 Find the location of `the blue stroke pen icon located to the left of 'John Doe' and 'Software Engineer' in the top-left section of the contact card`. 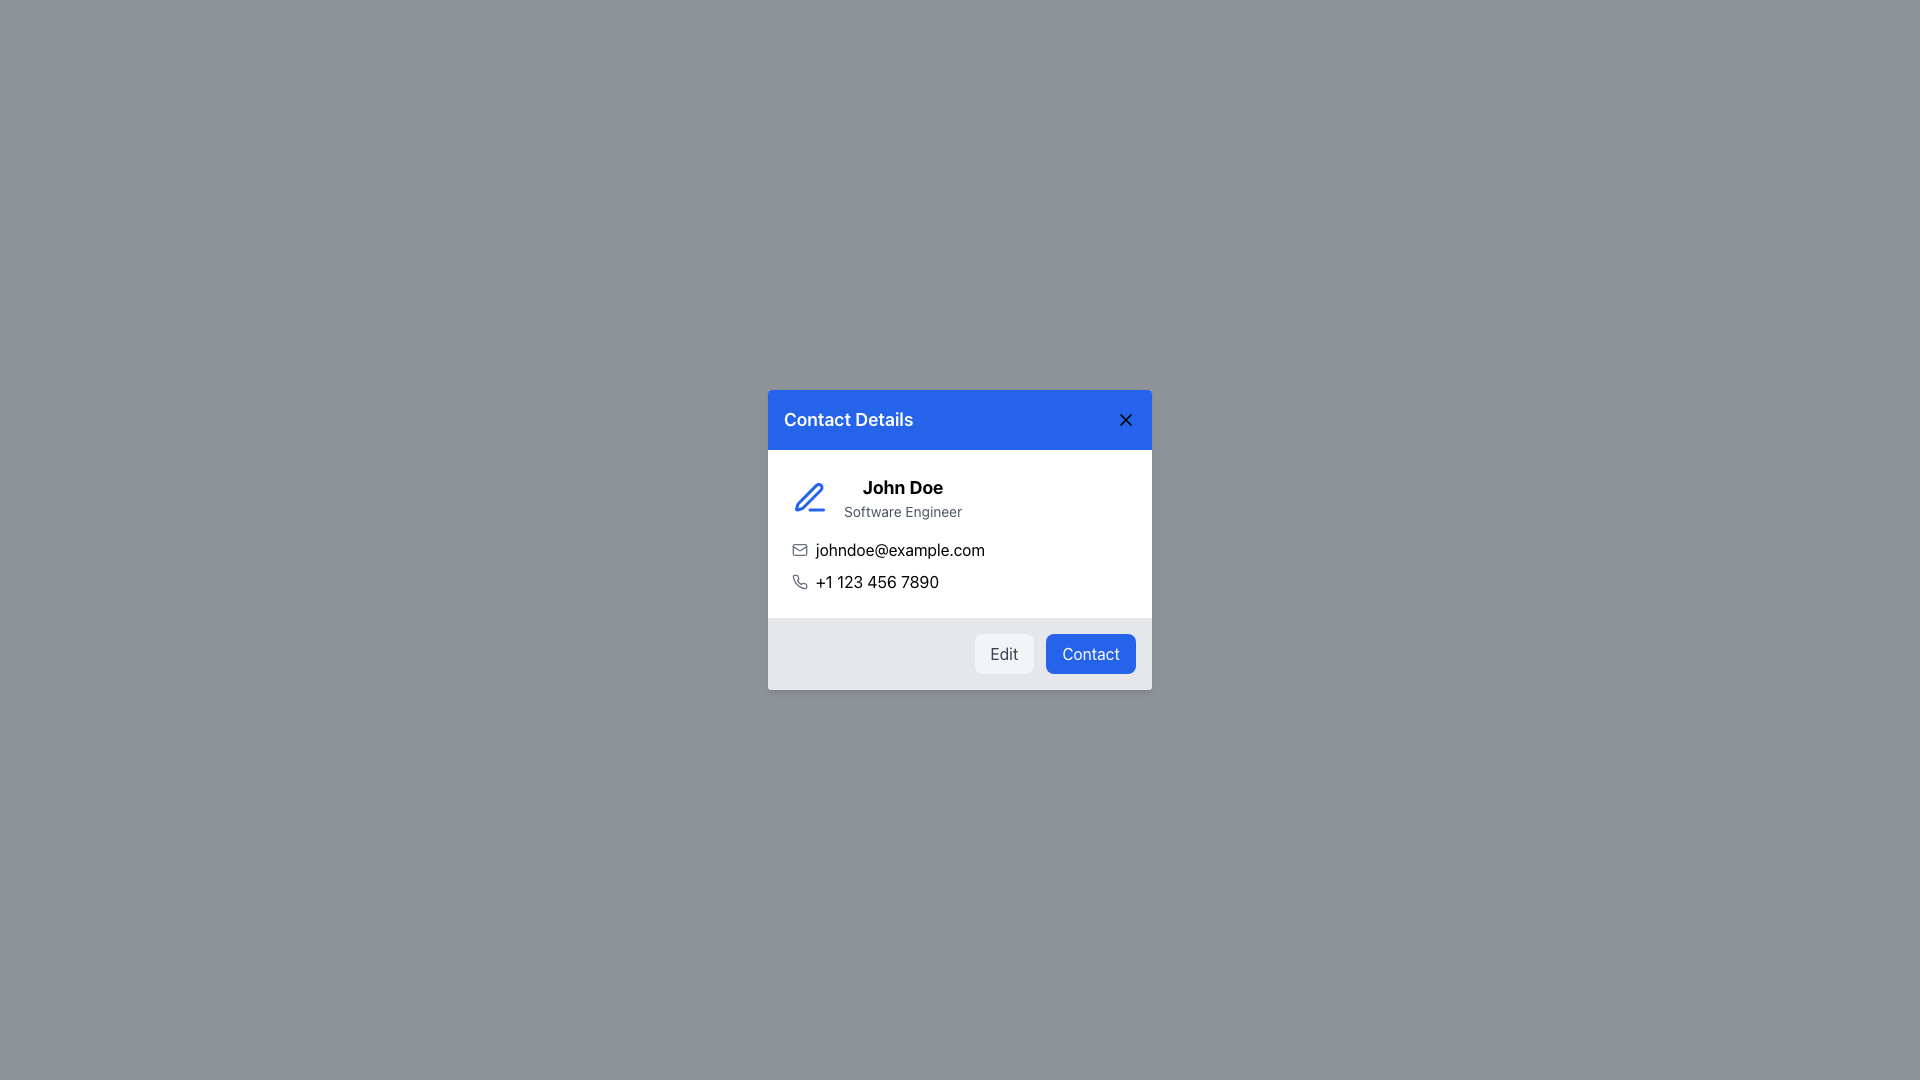

the blue stroke pen icon located to the left of 'John Doe' and 'Software Engineer' in the top-left section of the contact card is located at coordinates (810, 496).